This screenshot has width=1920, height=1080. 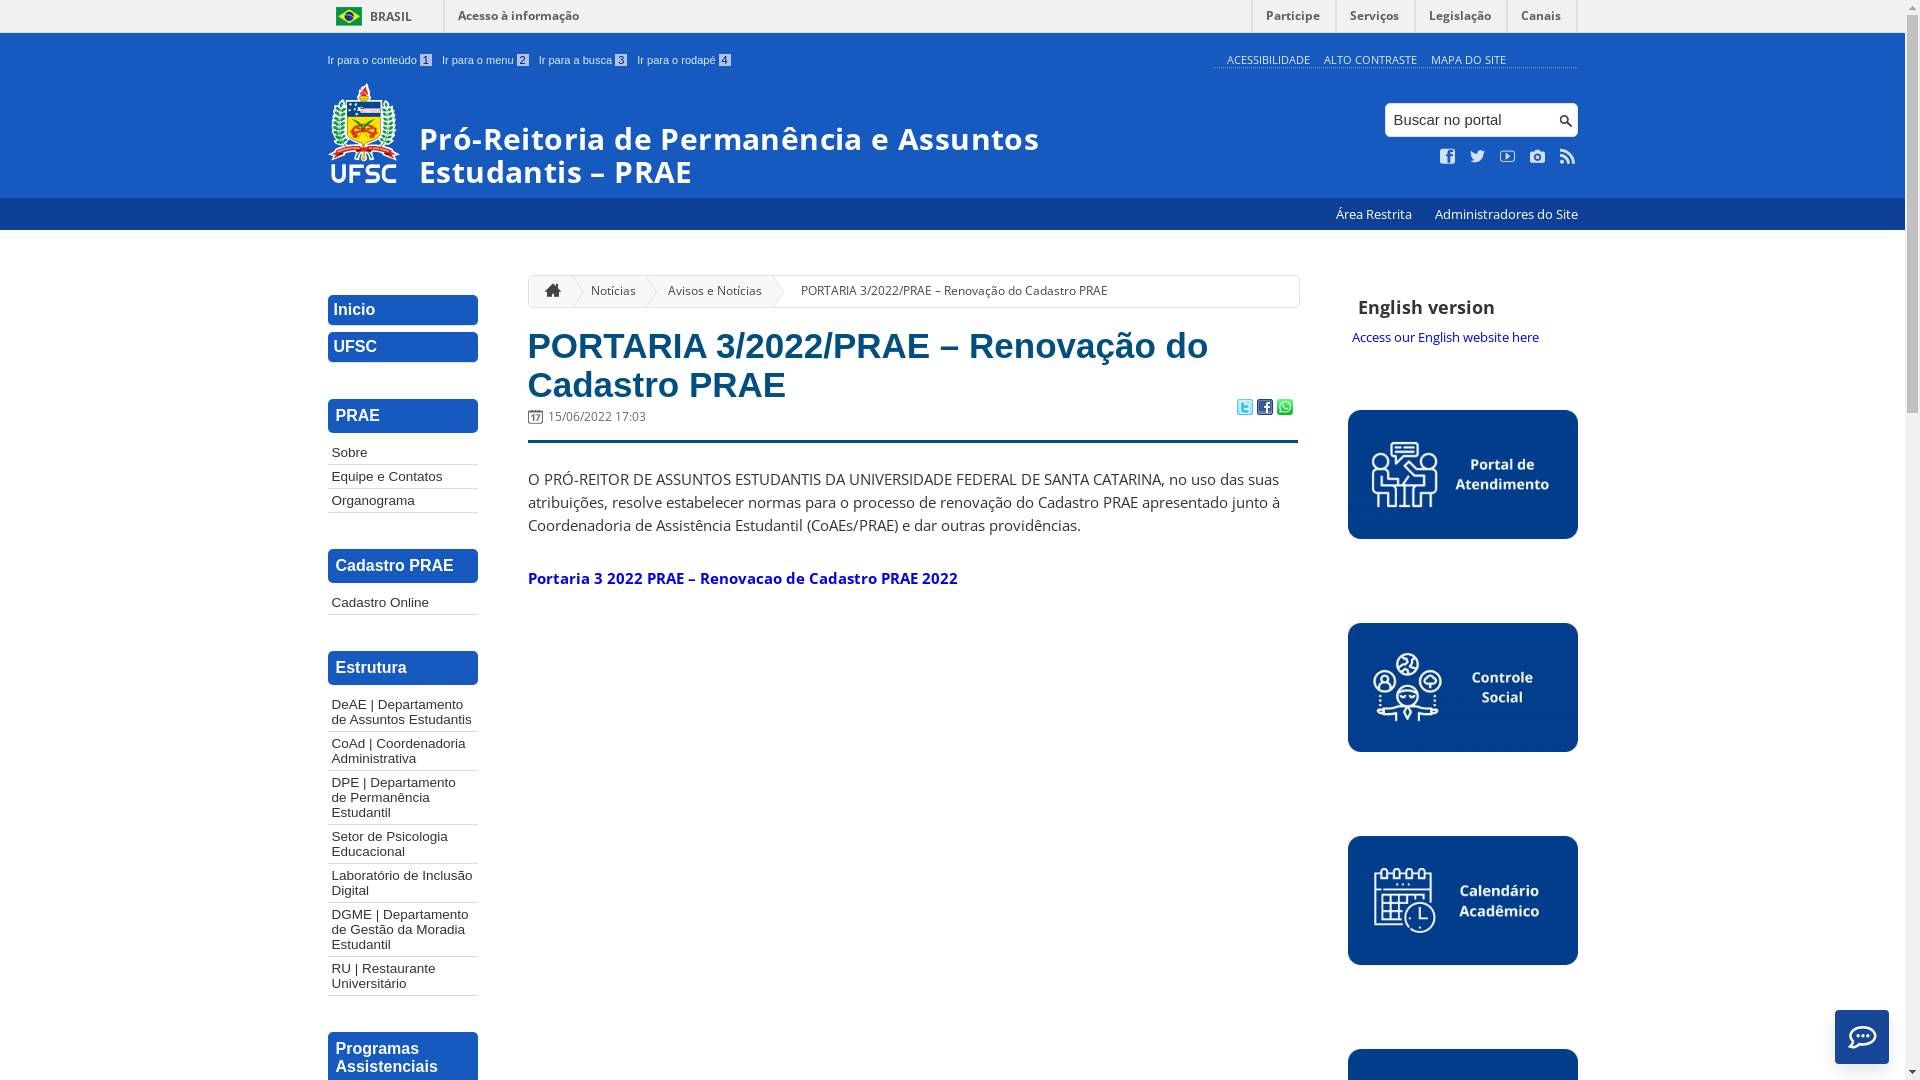 I want to click on 'CoAd | Coordenadoria Administrativa', so click(x=402, y=751).